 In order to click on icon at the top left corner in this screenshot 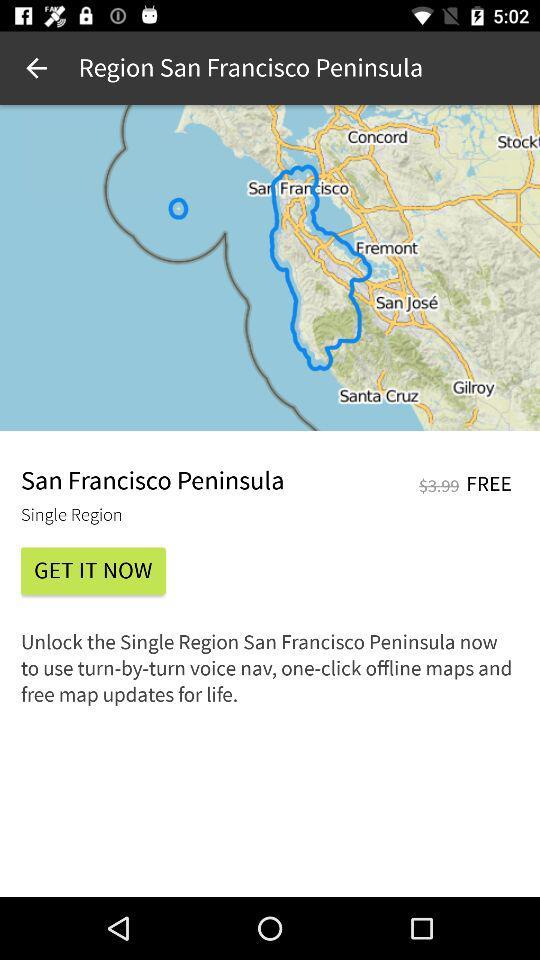, I will do `click(36, 68)`.